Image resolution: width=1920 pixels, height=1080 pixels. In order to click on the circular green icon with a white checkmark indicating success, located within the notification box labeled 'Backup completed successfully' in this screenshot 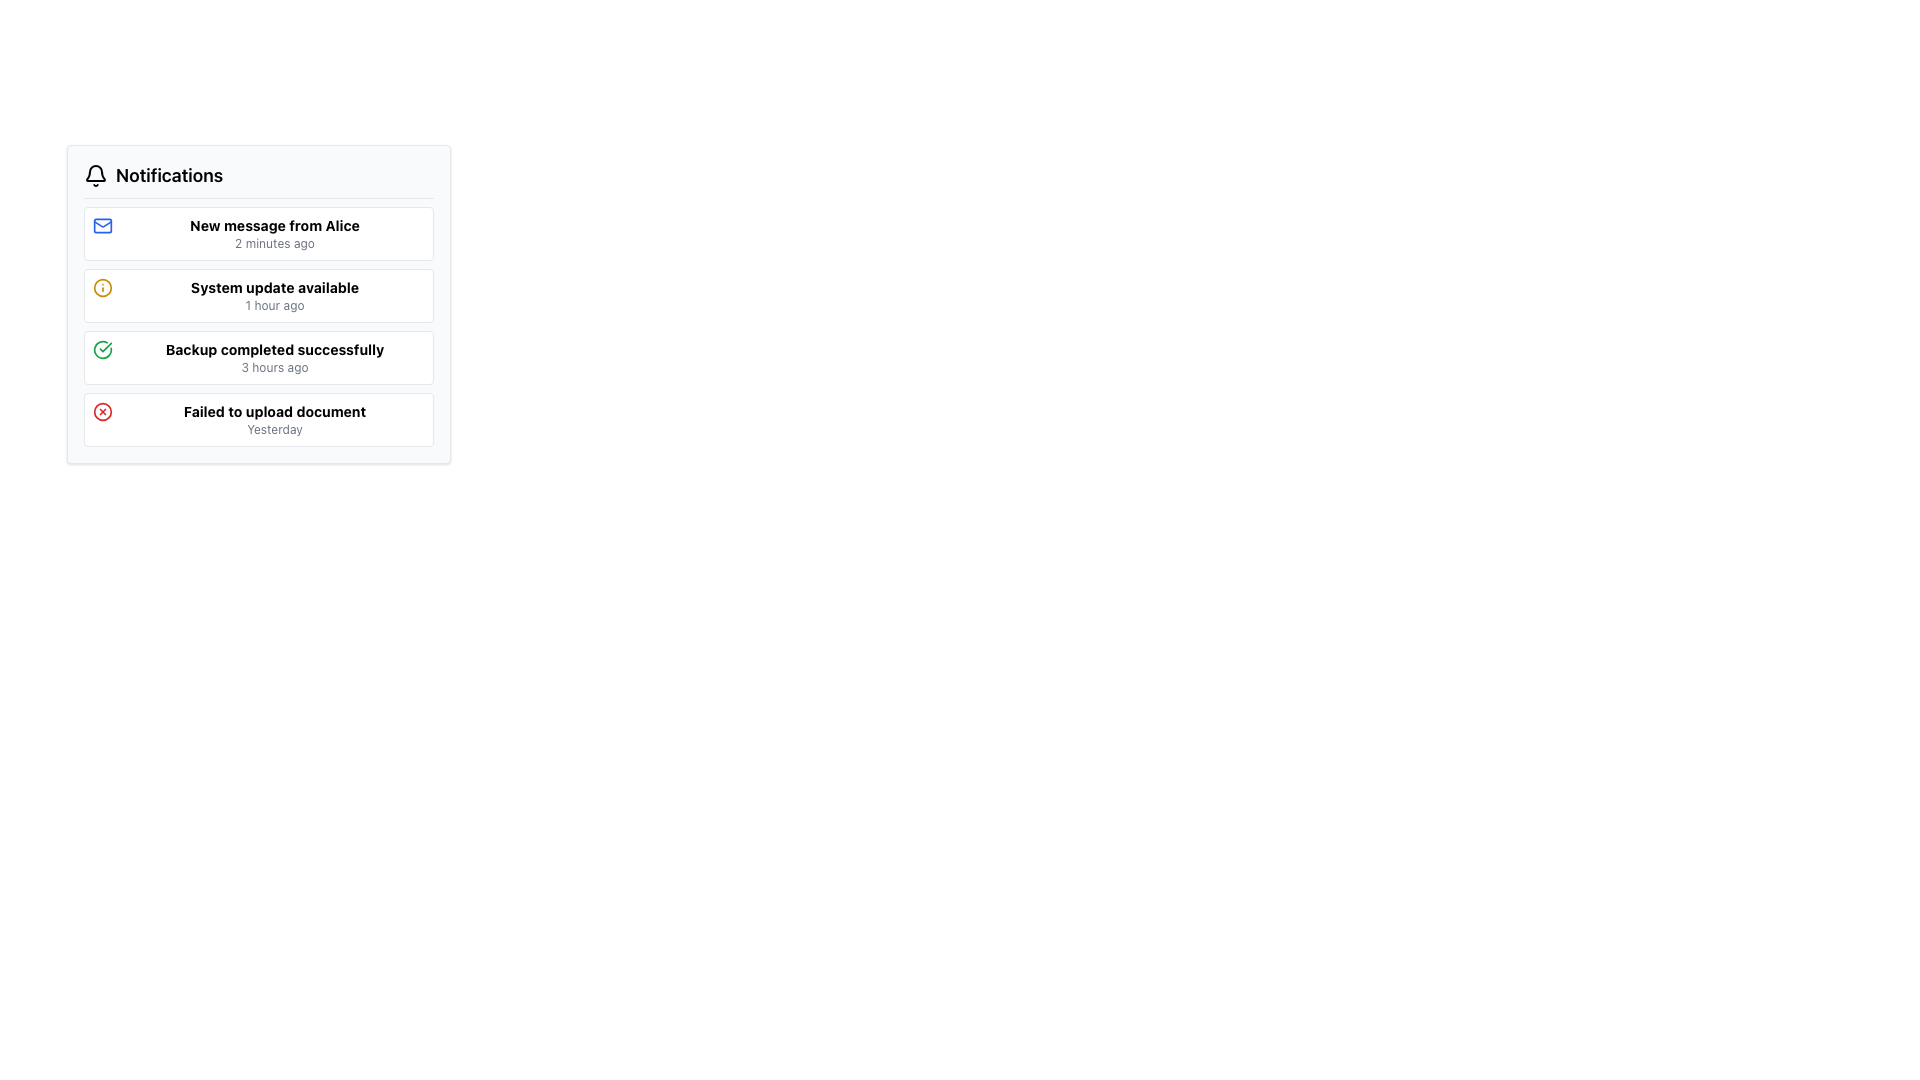, I will do `click(101, 349)`.